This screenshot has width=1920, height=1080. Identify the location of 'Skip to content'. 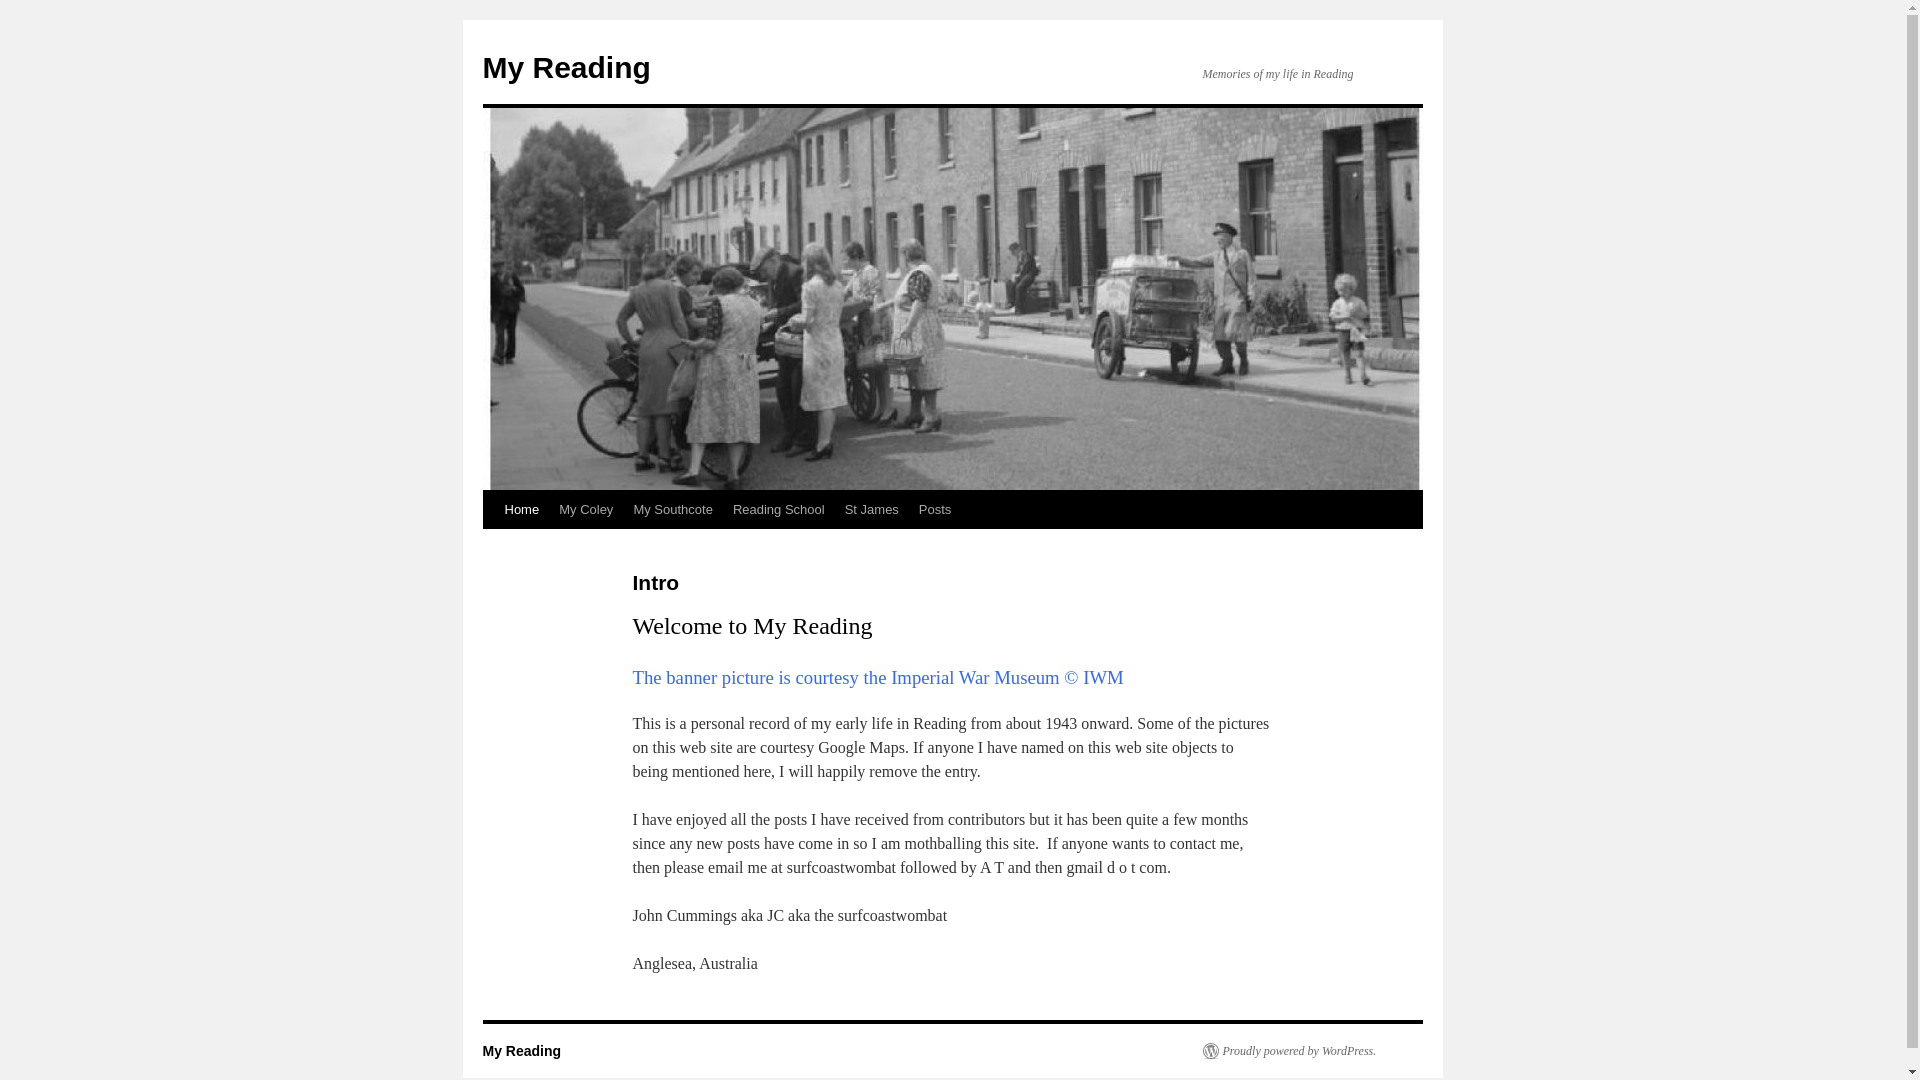
(491, 547).